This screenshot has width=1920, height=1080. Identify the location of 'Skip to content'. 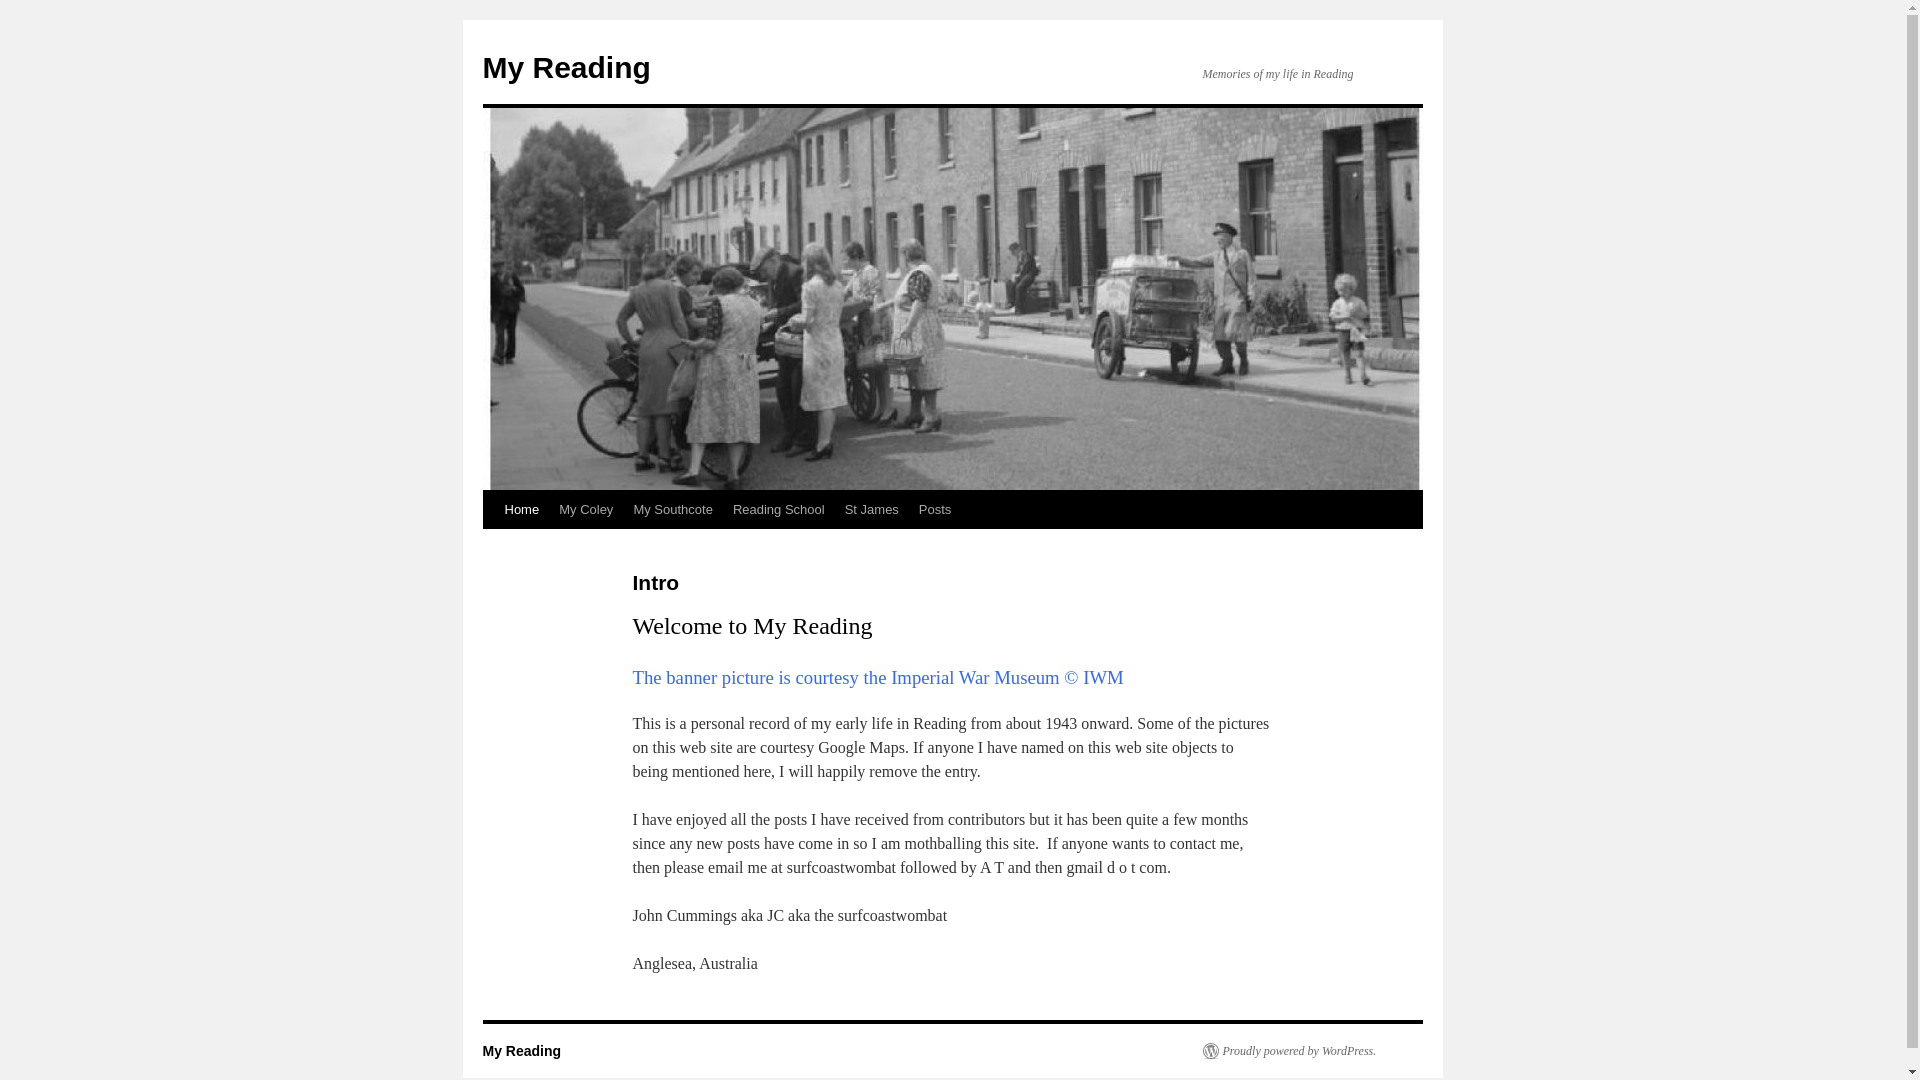
(491, 547).